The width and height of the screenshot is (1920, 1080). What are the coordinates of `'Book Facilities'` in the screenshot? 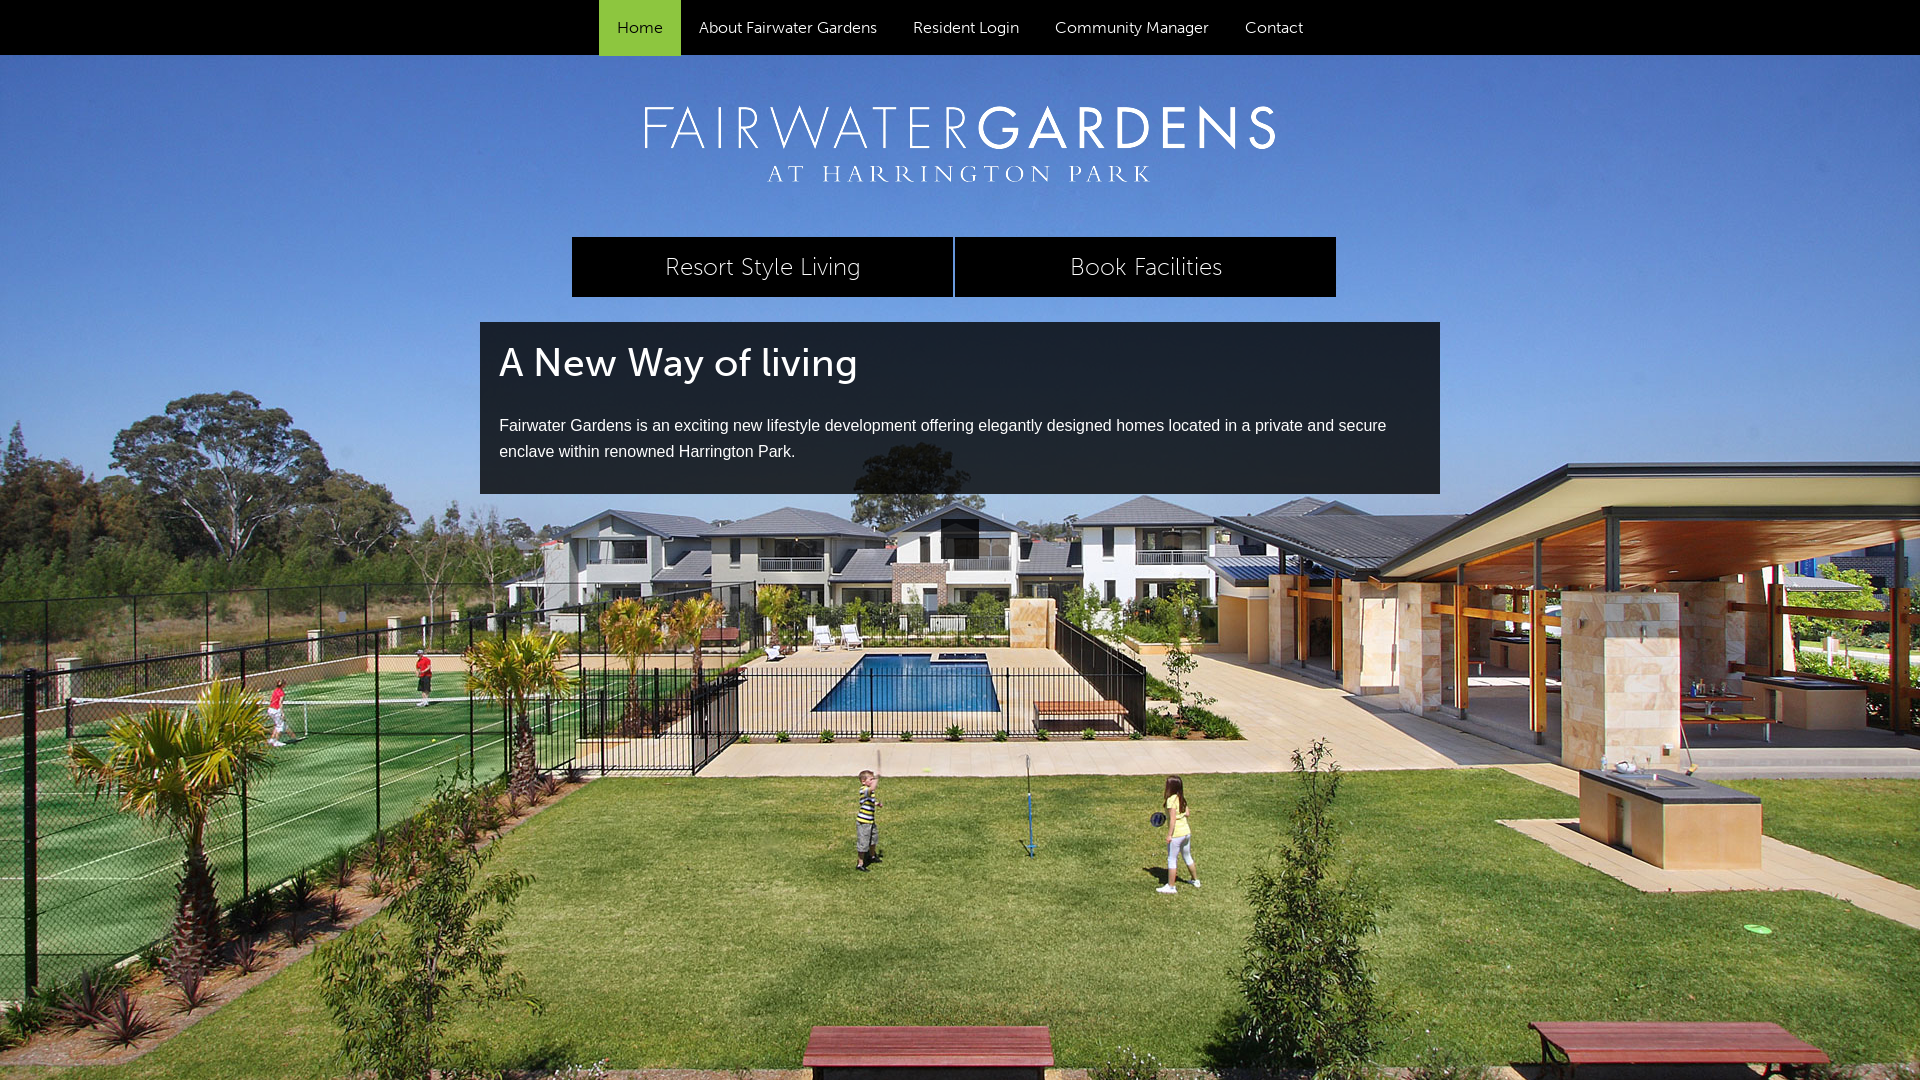 It's located at (1145, 265).